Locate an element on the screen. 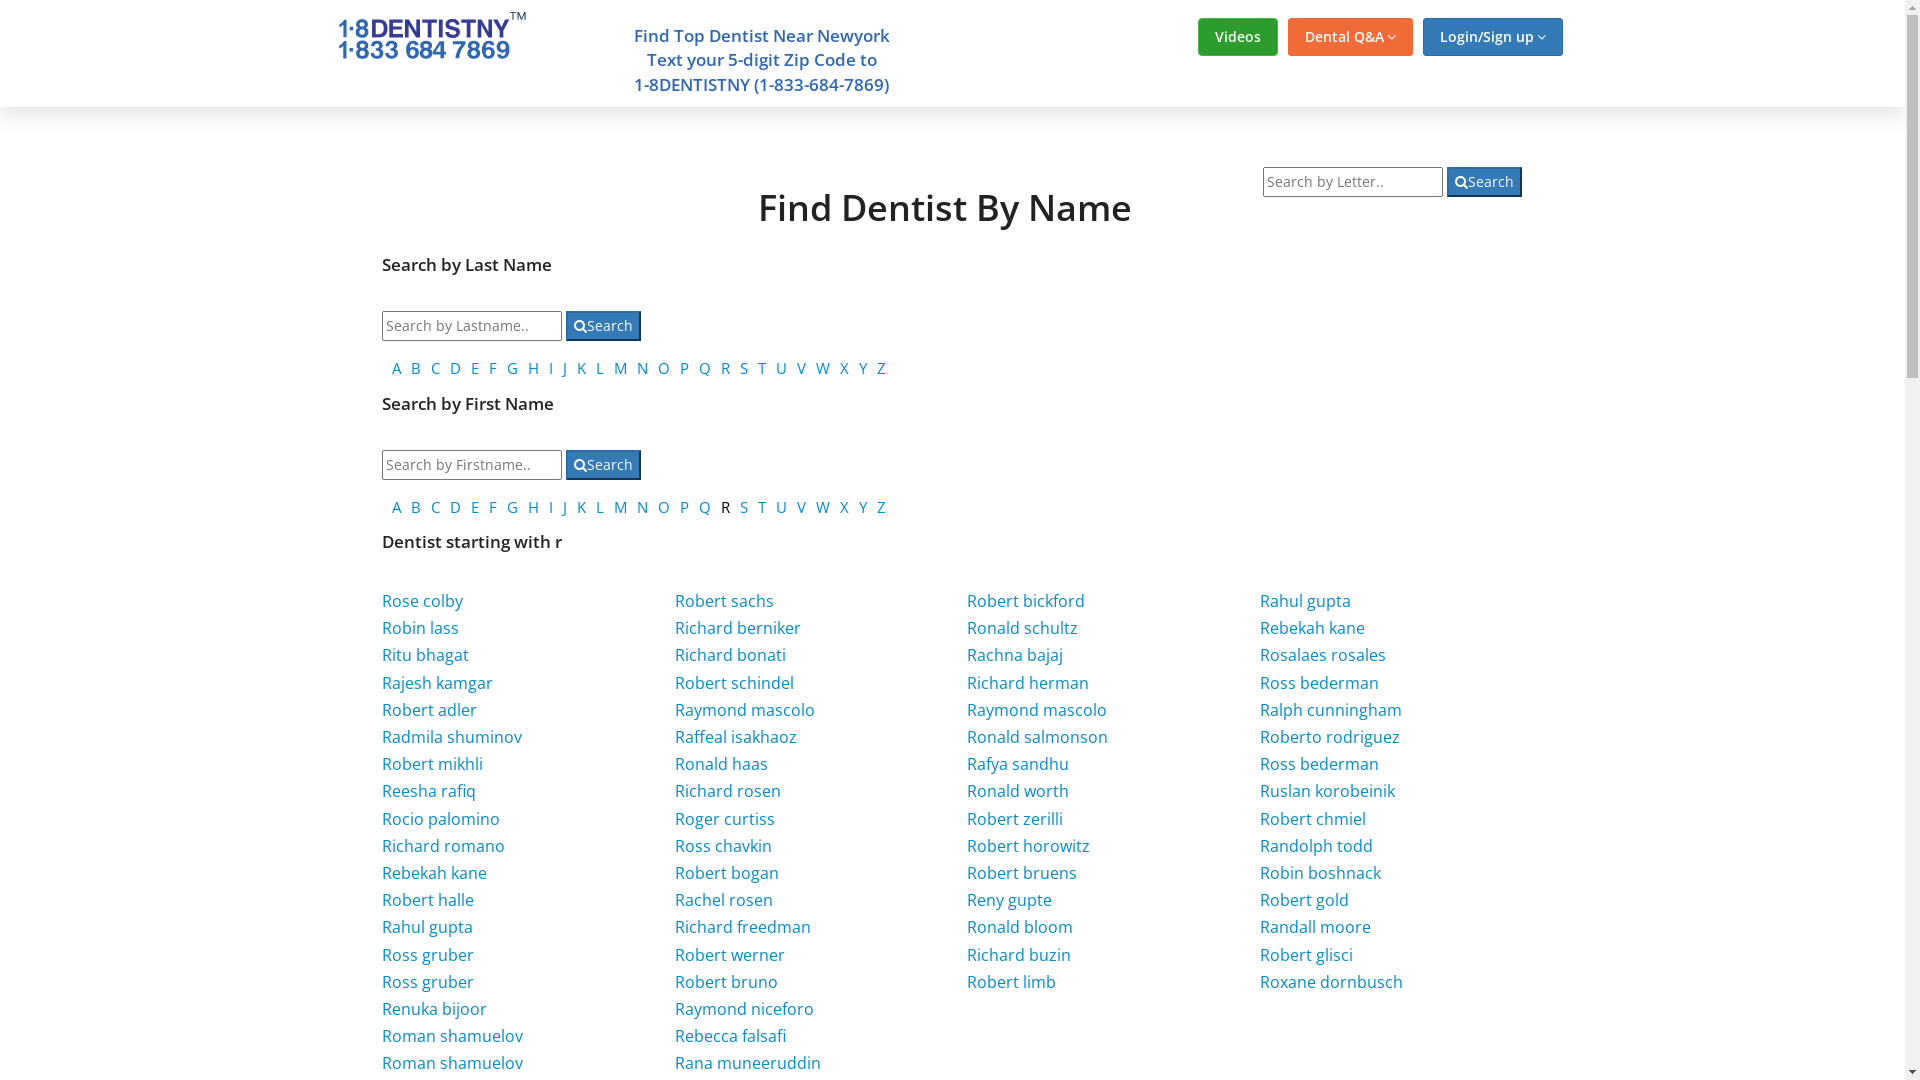 Image resolution: width=1920 pixels, height=1080 pixels. 'S' is located at coordinates (743, 367).